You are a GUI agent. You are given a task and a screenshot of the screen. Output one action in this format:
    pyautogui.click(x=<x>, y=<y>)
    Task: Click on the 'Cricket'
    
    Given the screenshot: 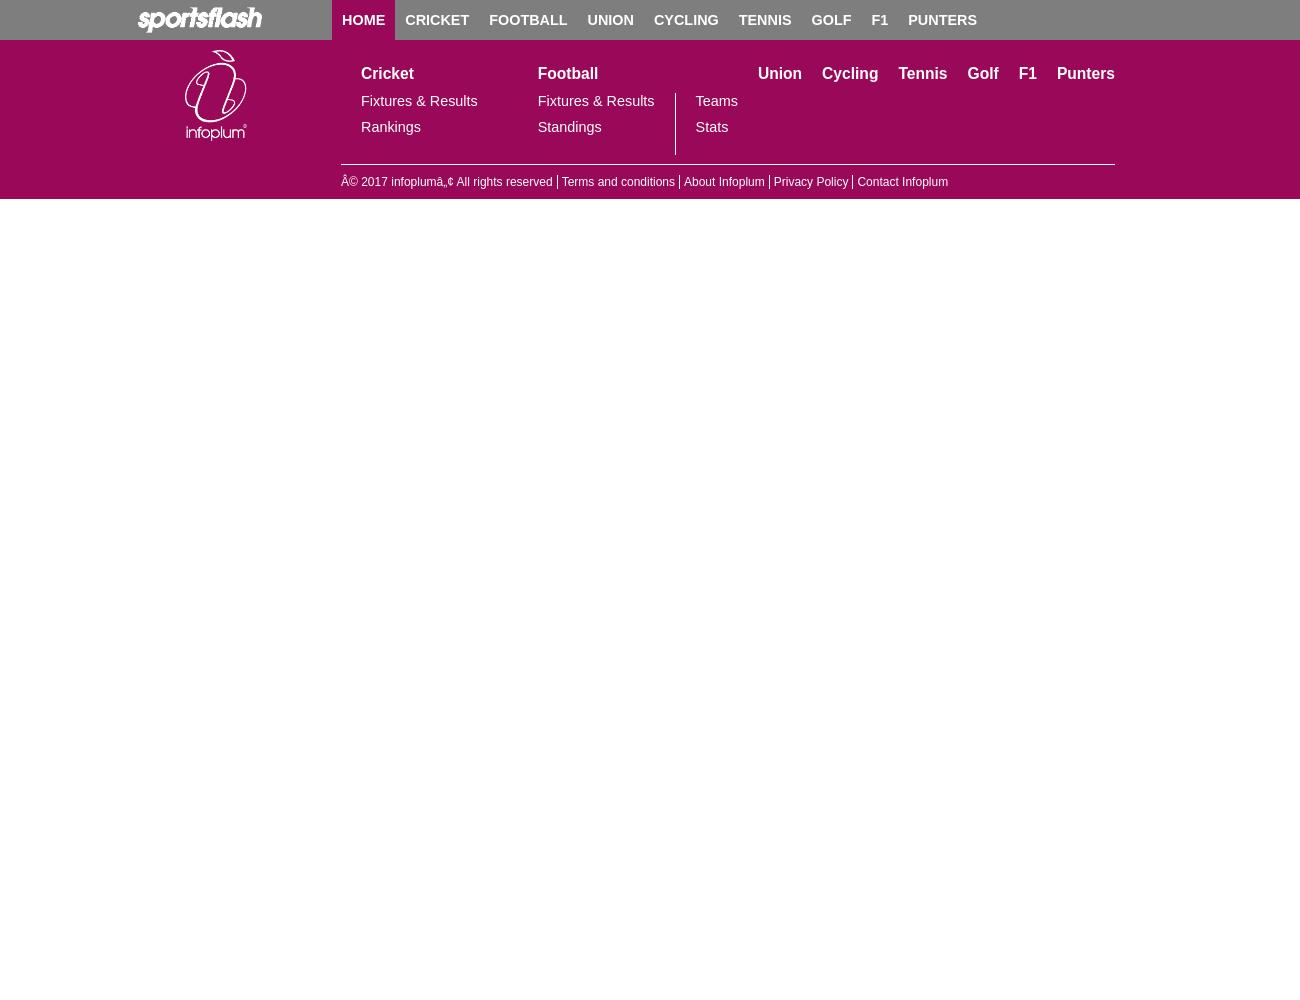 What is the action you would take?
    pyautogui.click(x=387, y=72)
    